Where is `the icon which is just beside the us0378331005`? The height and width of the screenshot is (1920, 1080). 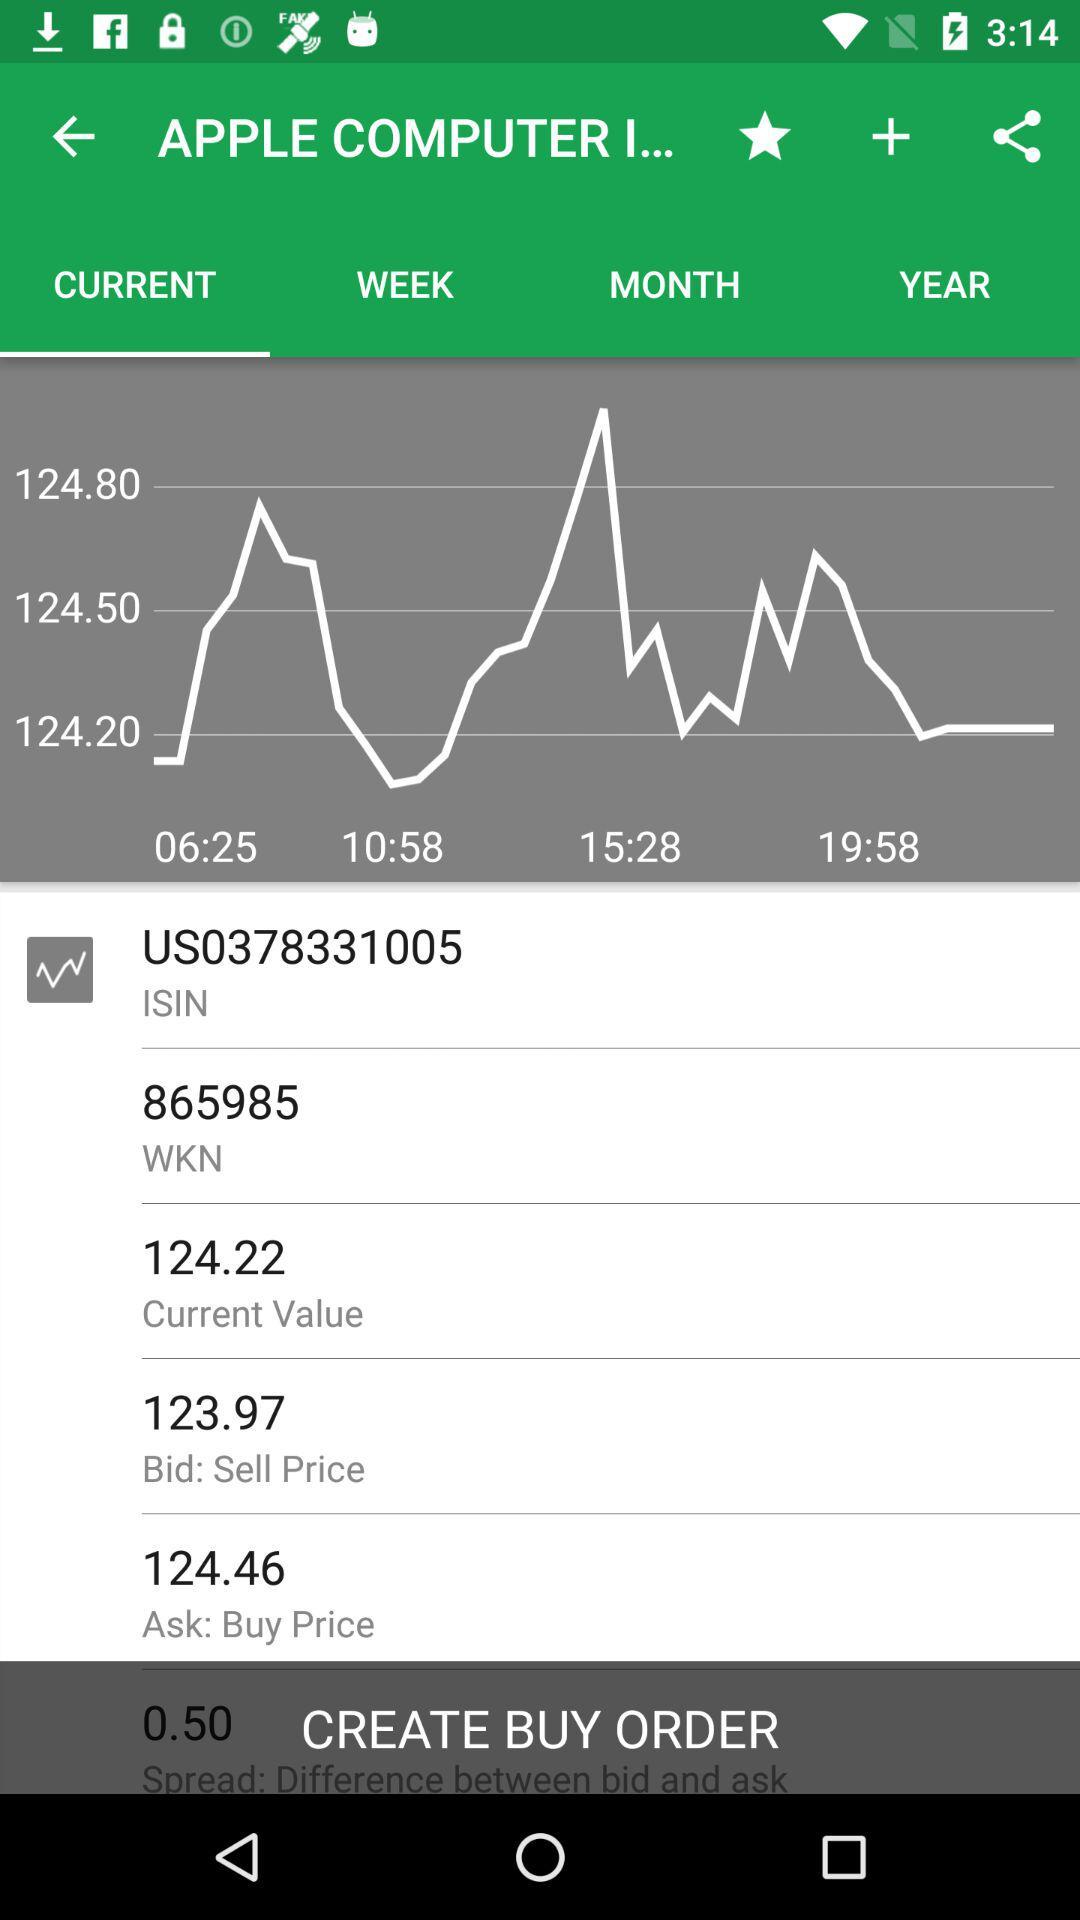
the icon which is just beside the us0378331005 is located at coordinates (59, 969).